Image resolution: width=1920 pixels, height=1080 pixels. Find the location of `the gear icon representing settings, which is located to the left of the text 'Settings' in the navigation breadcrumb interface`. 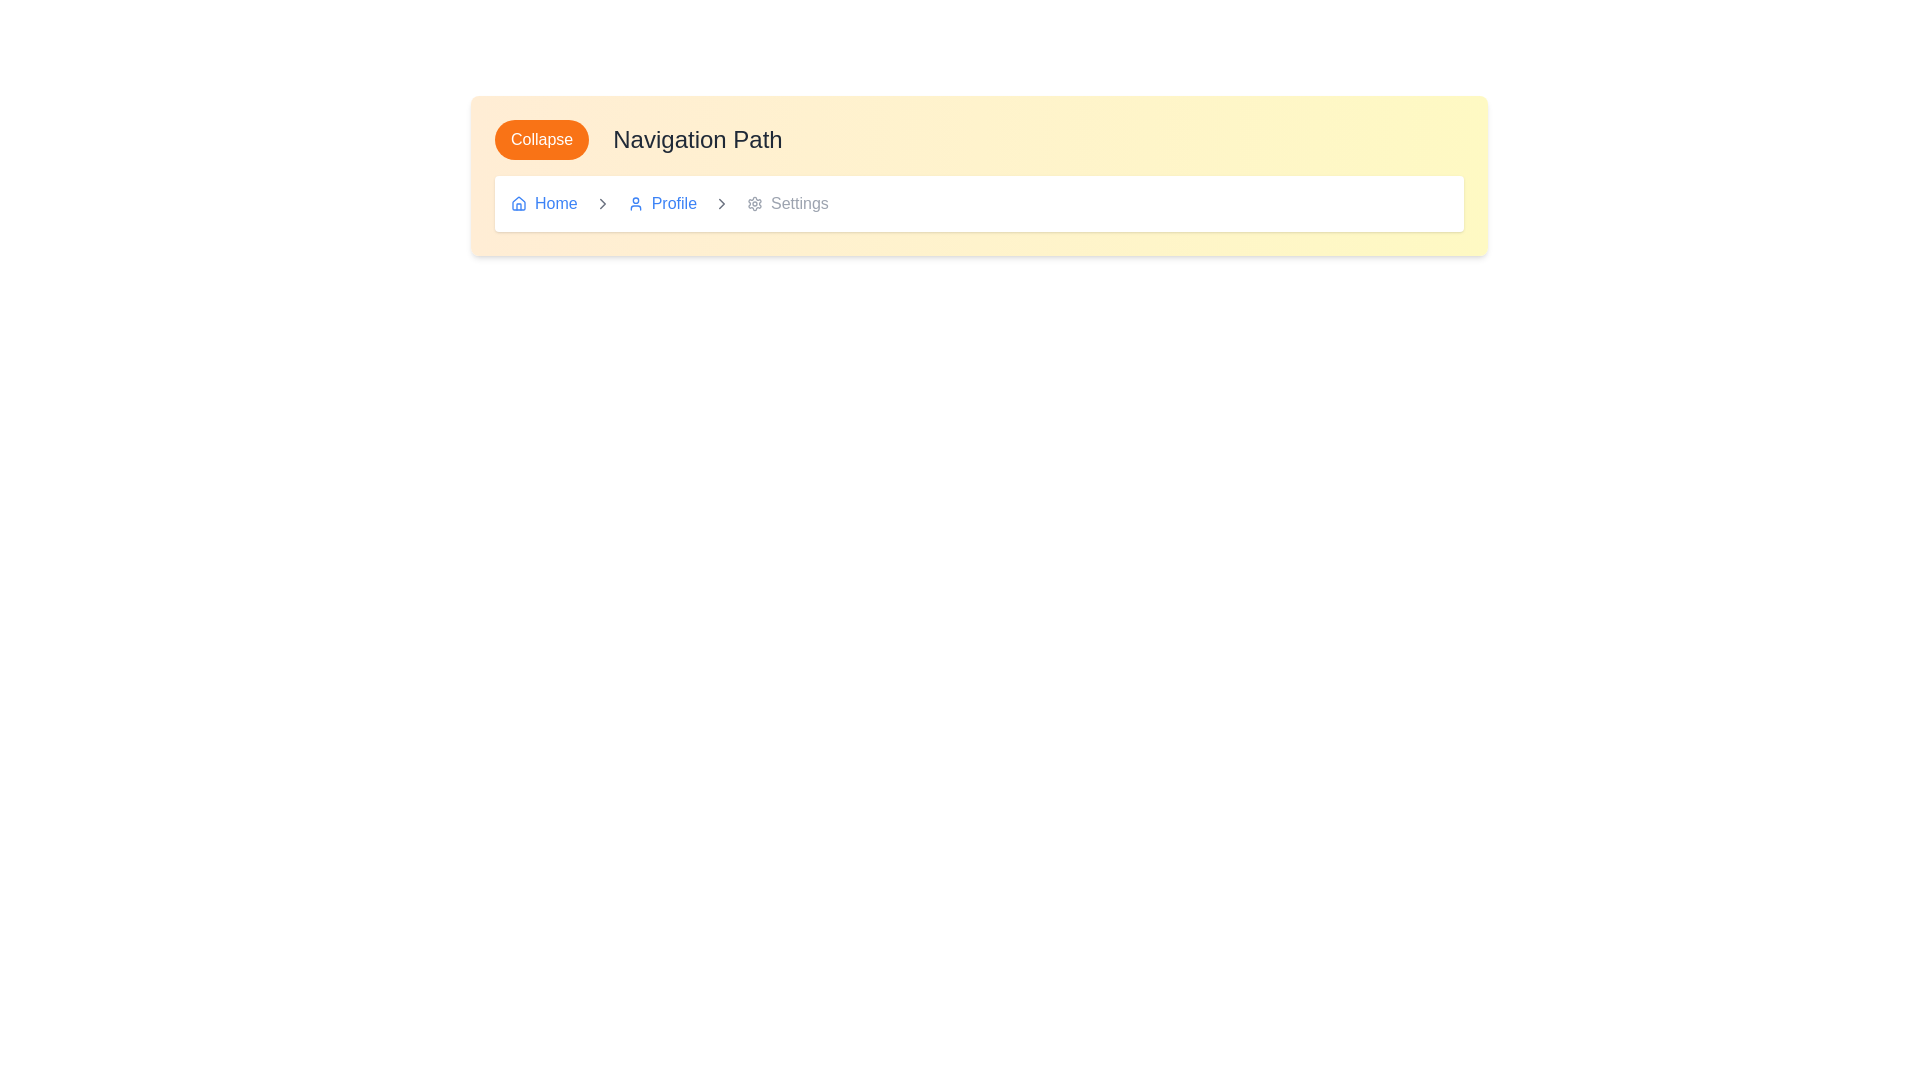

the gear icon representing settings, which is located to the left of the text 'Settings' in the navigation breadcrumb interface is located at coordinates (754, 204).